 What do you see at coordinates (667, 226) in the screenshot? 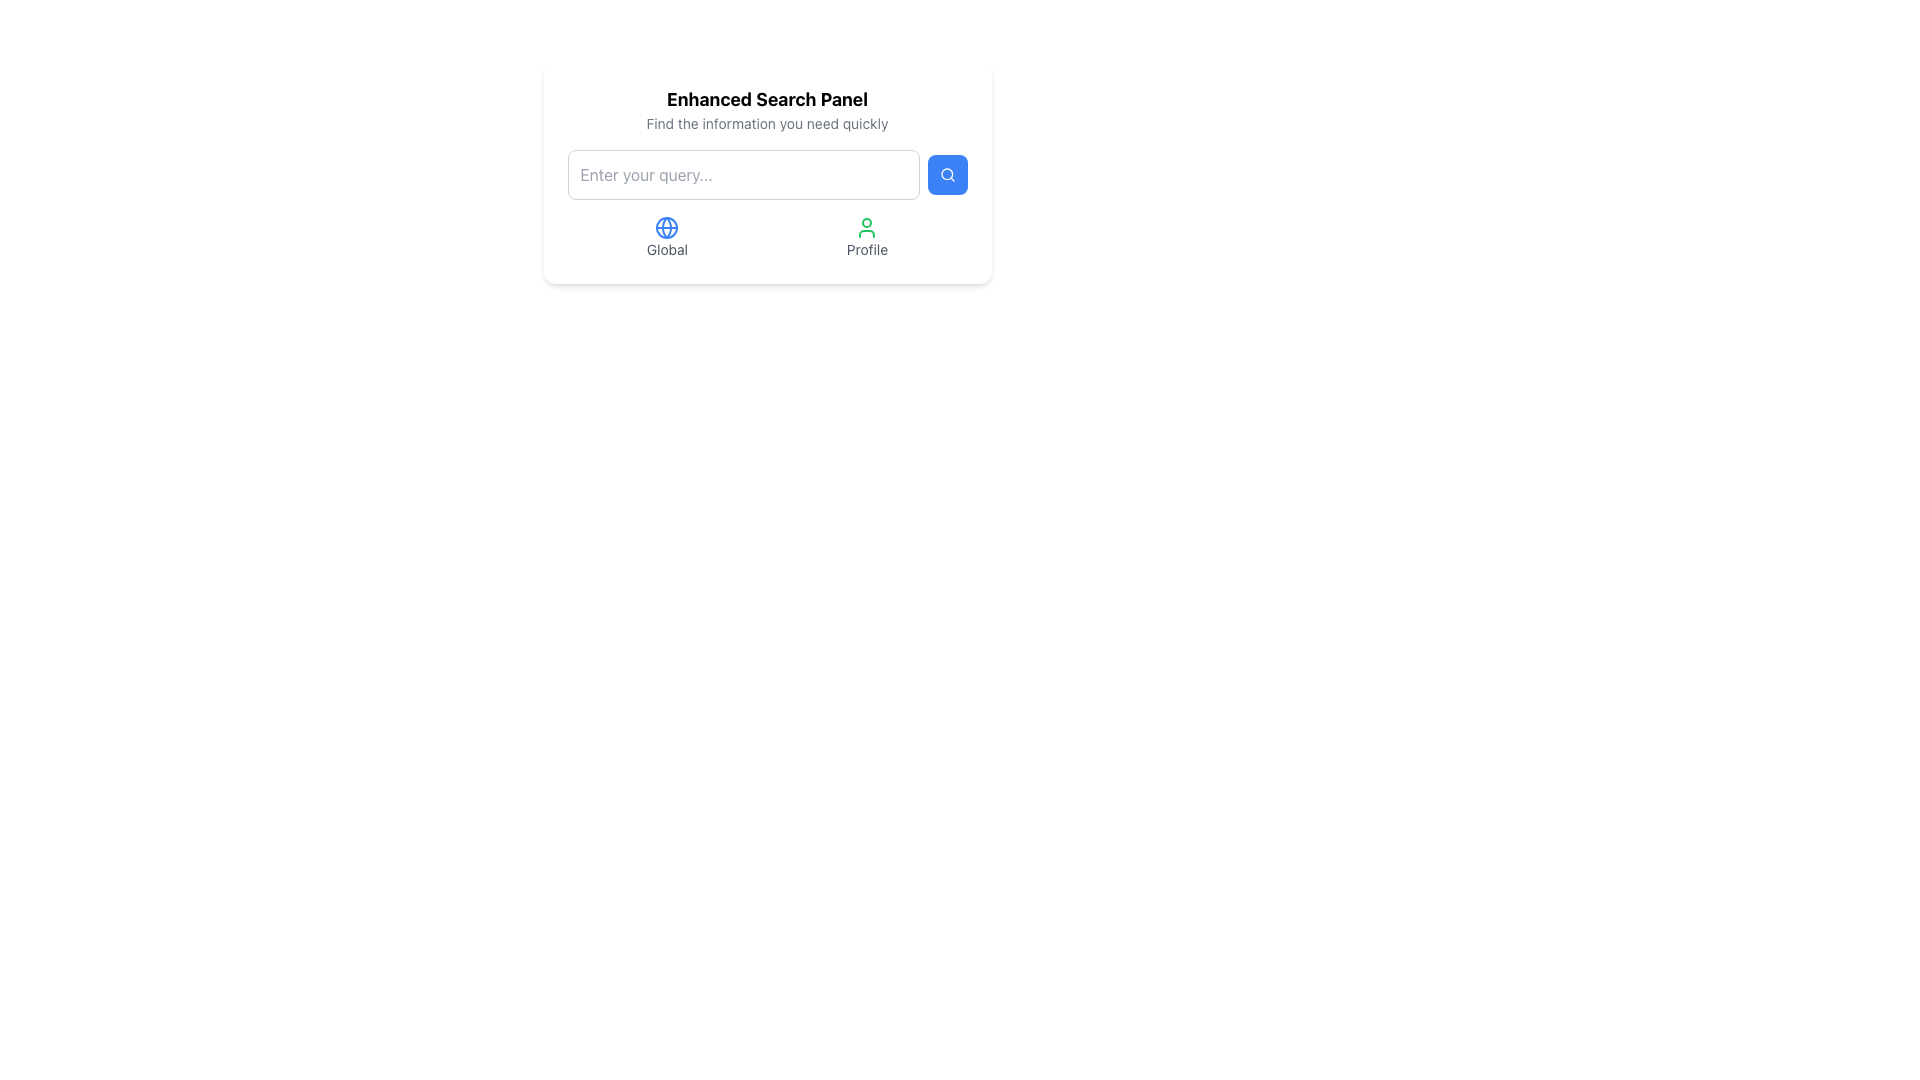
I see `the globe icon, which is styled with a circular outline and horizontal lines, located centrally below the input search bar and above the 'Global' label` at bounding box center [667, 226].